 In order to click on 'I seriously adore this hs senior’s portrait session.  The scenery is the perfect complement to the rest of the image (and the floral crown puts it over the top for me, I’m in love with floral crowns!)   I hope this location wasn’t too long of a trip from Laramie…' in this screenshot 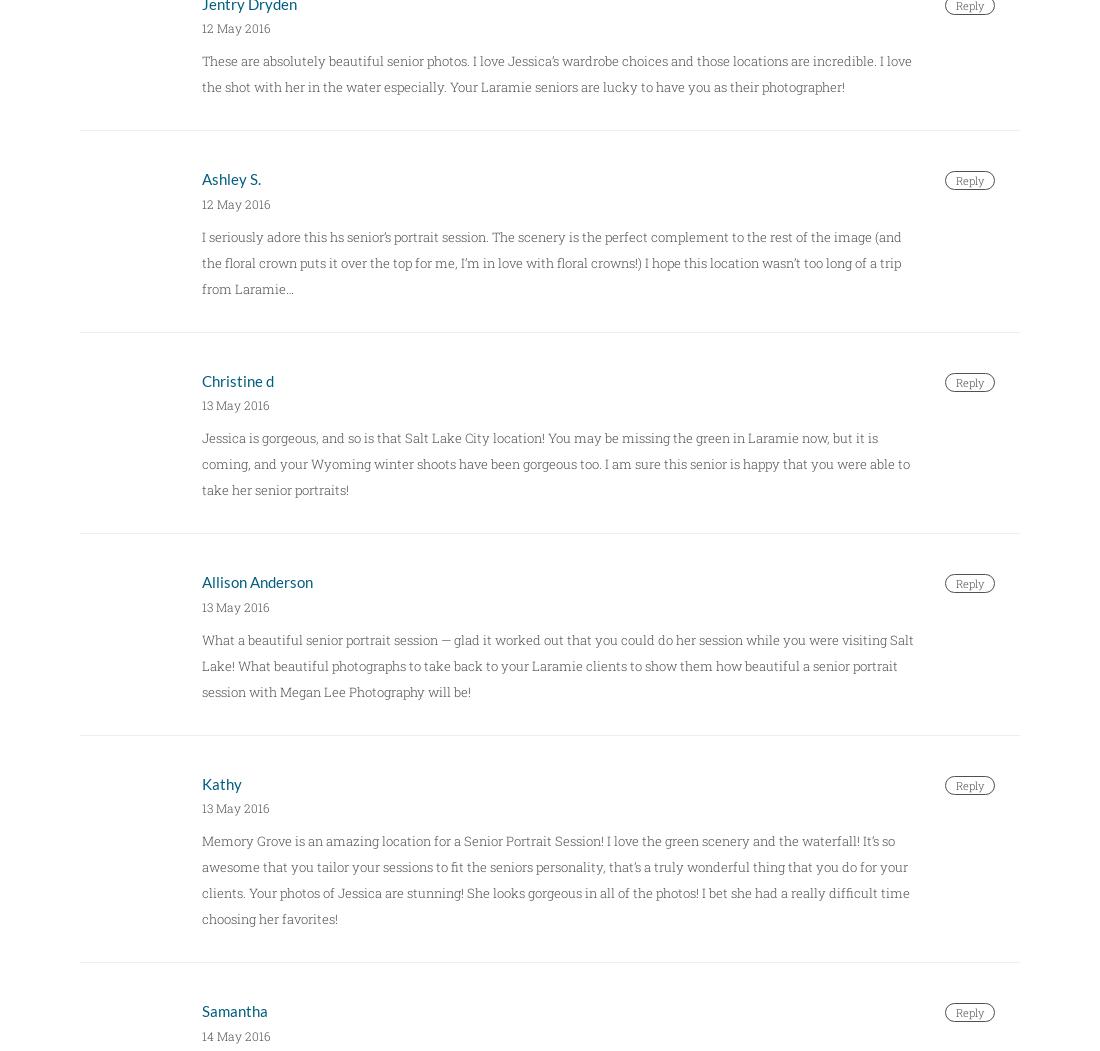, I will do `click(200, 262)`.